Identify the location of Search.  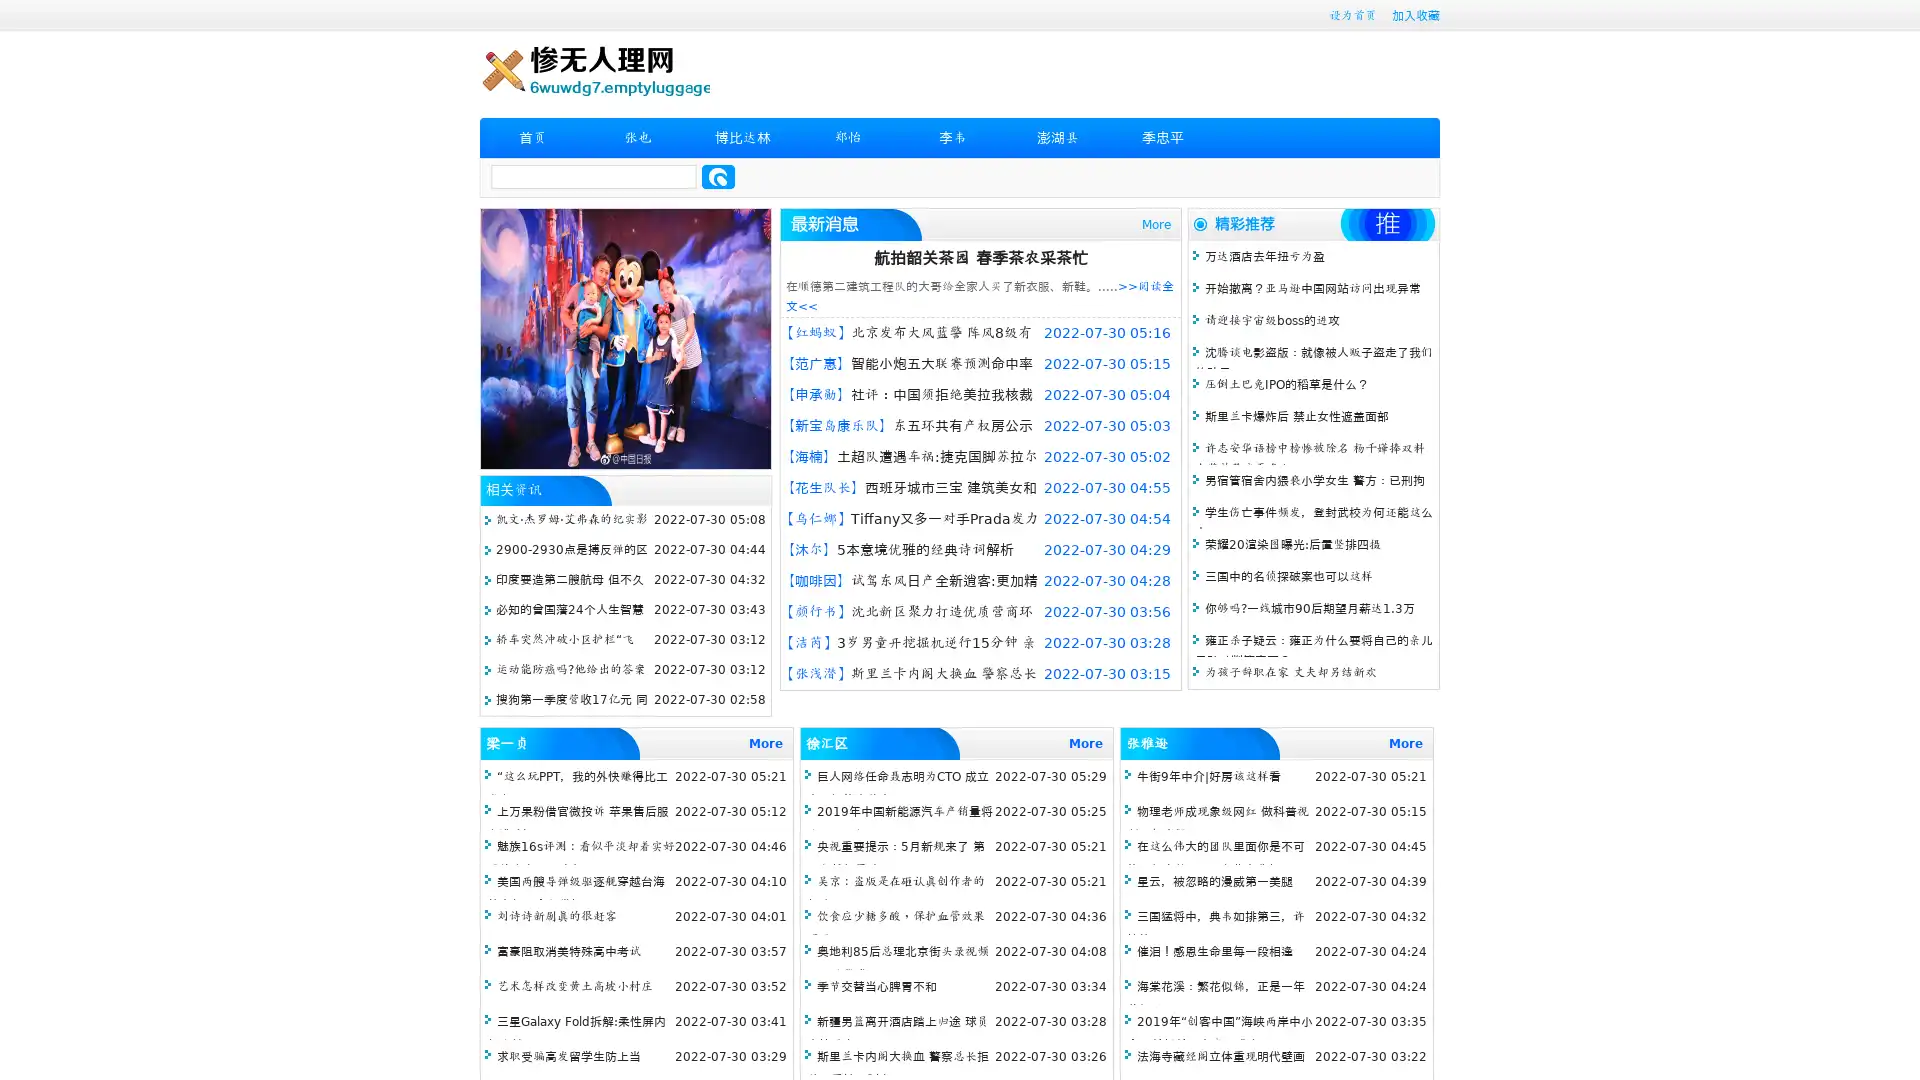
(718, 176).